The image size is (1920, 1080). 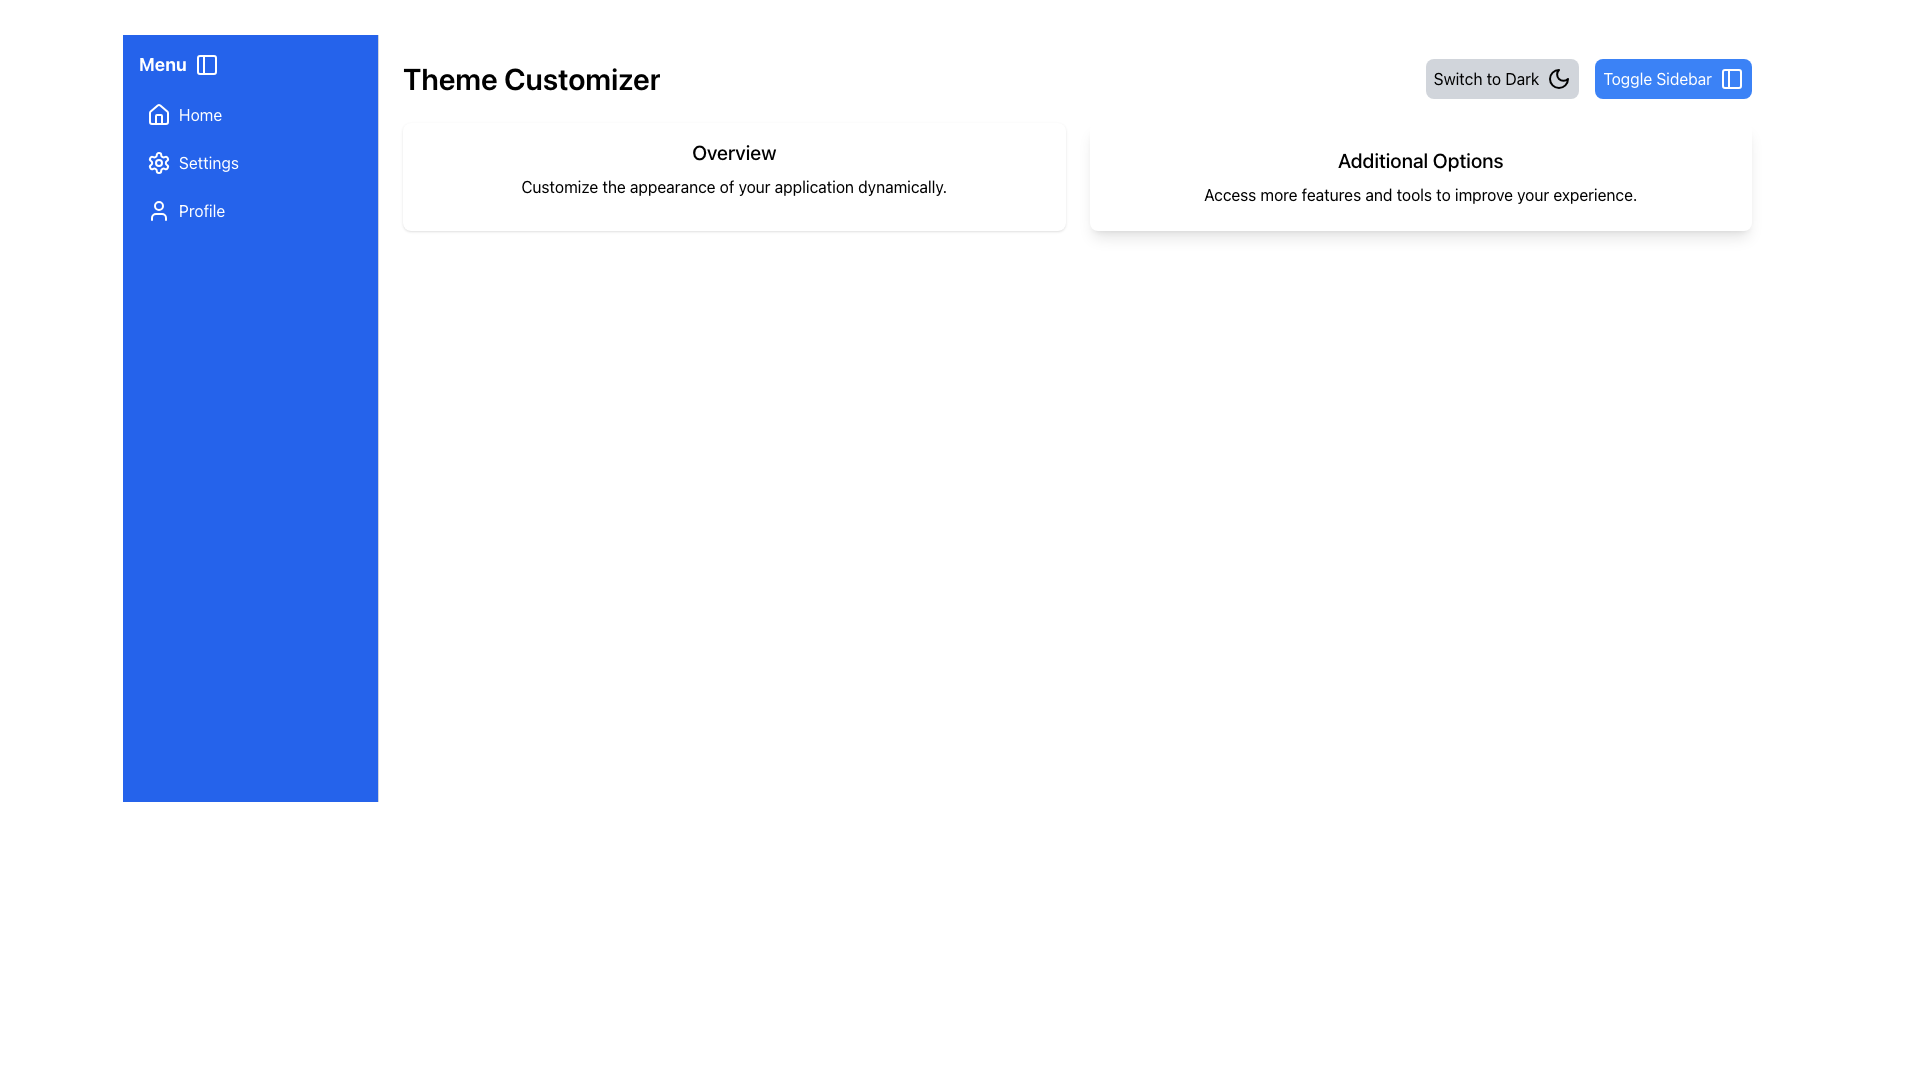 What do you see at coordinates (1673, 77) in the screenshot?
I see `the 'Toggle Sidebar' button, which is a rectangular button with white text and a sidebar toggle icon on a blue background, located in the top right section of the interface` at bounding box center [1673, 77].